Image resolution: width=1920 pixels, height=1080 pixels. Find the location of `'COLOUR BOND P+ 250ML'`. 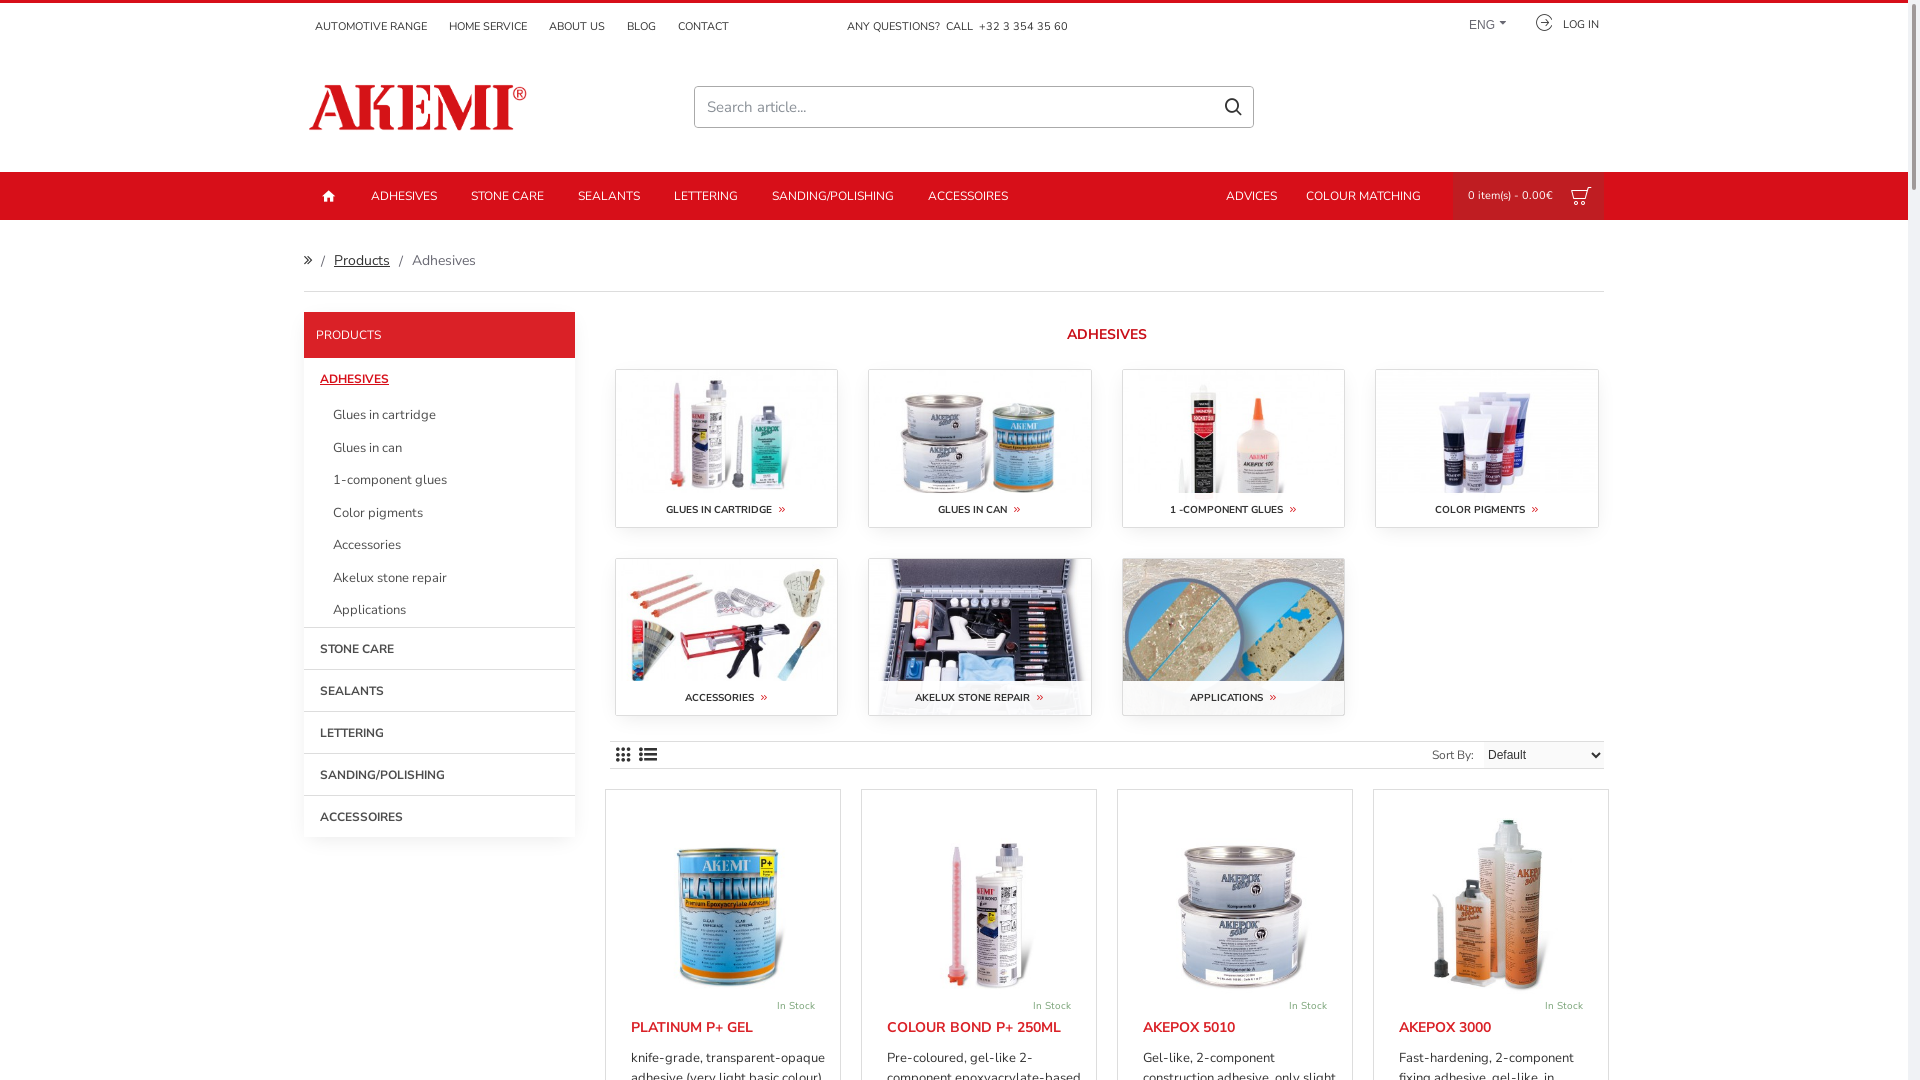

'COLOUR BOND P+ 250ML' is located at coordinates (974, 1028).